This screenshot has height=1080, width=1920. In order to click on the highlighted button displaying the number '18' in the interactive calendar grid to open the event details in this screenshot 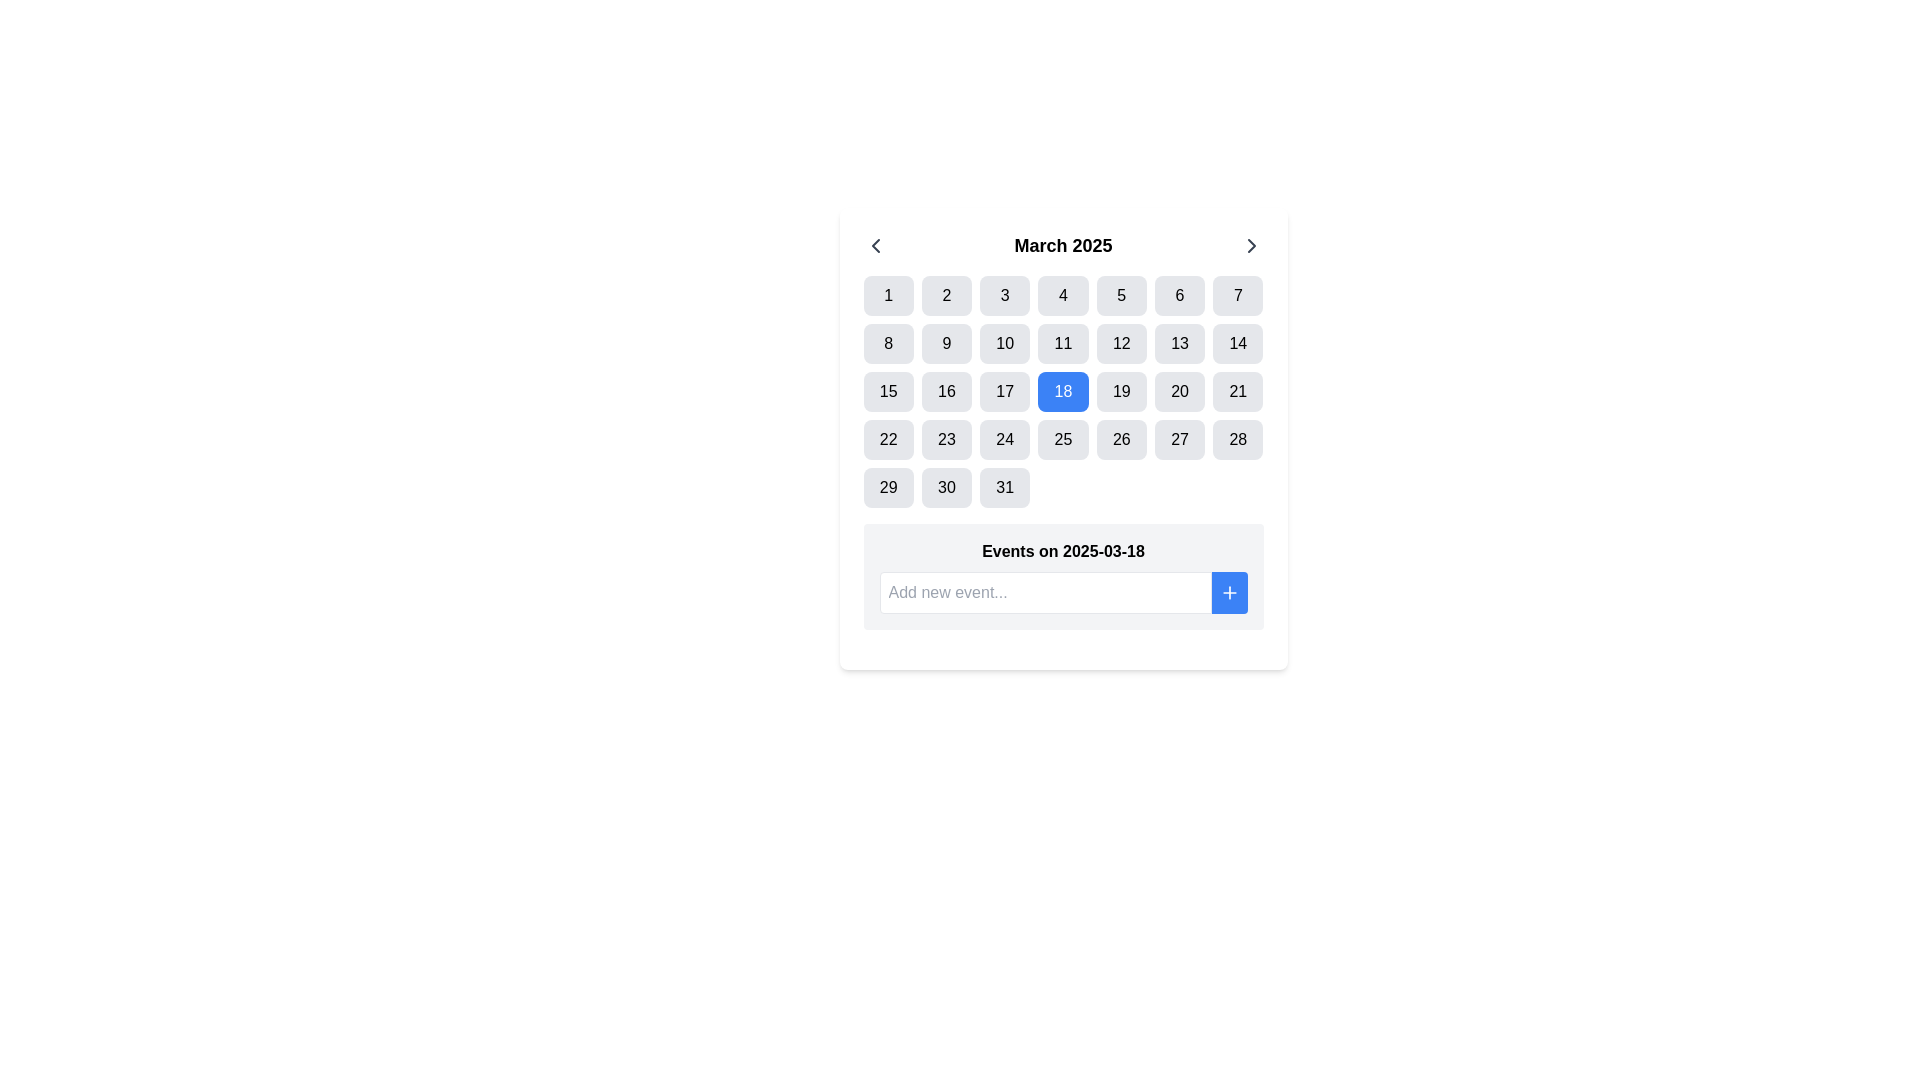, I will do `click(1062, 392)`.